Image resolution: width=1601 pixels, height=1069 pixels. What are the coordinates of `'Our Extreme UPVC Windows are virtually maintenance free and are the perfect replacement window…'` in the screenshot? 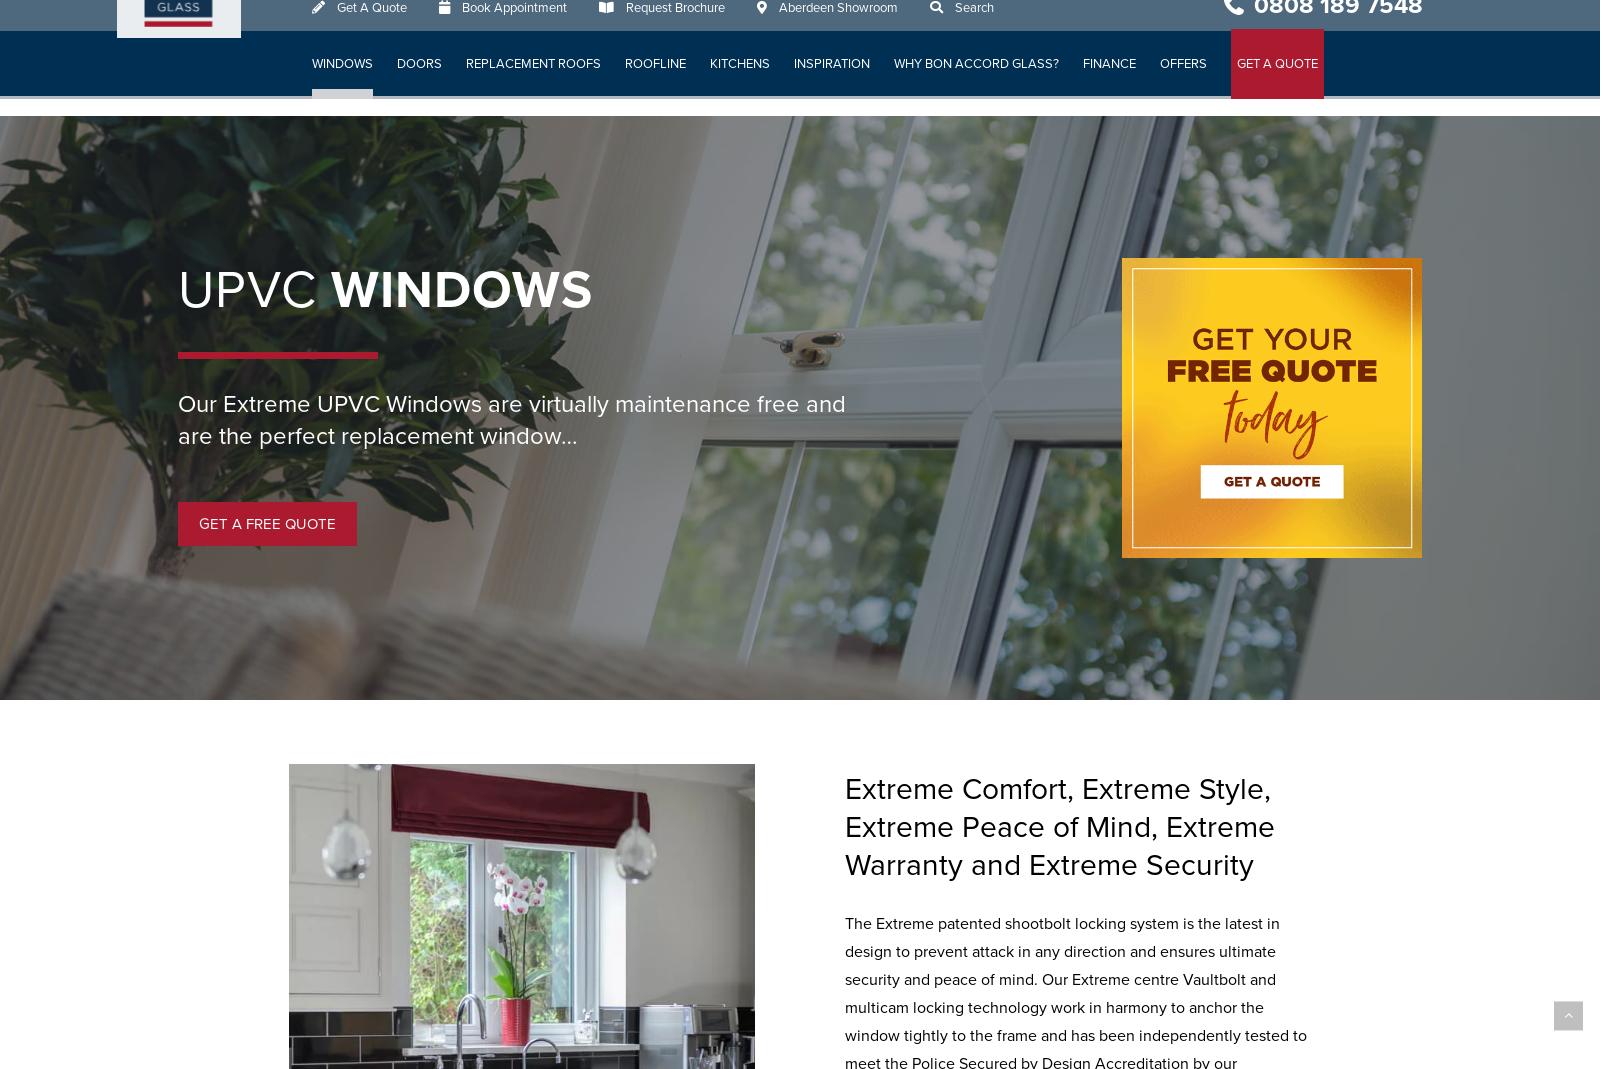 It's located at (511, 420).